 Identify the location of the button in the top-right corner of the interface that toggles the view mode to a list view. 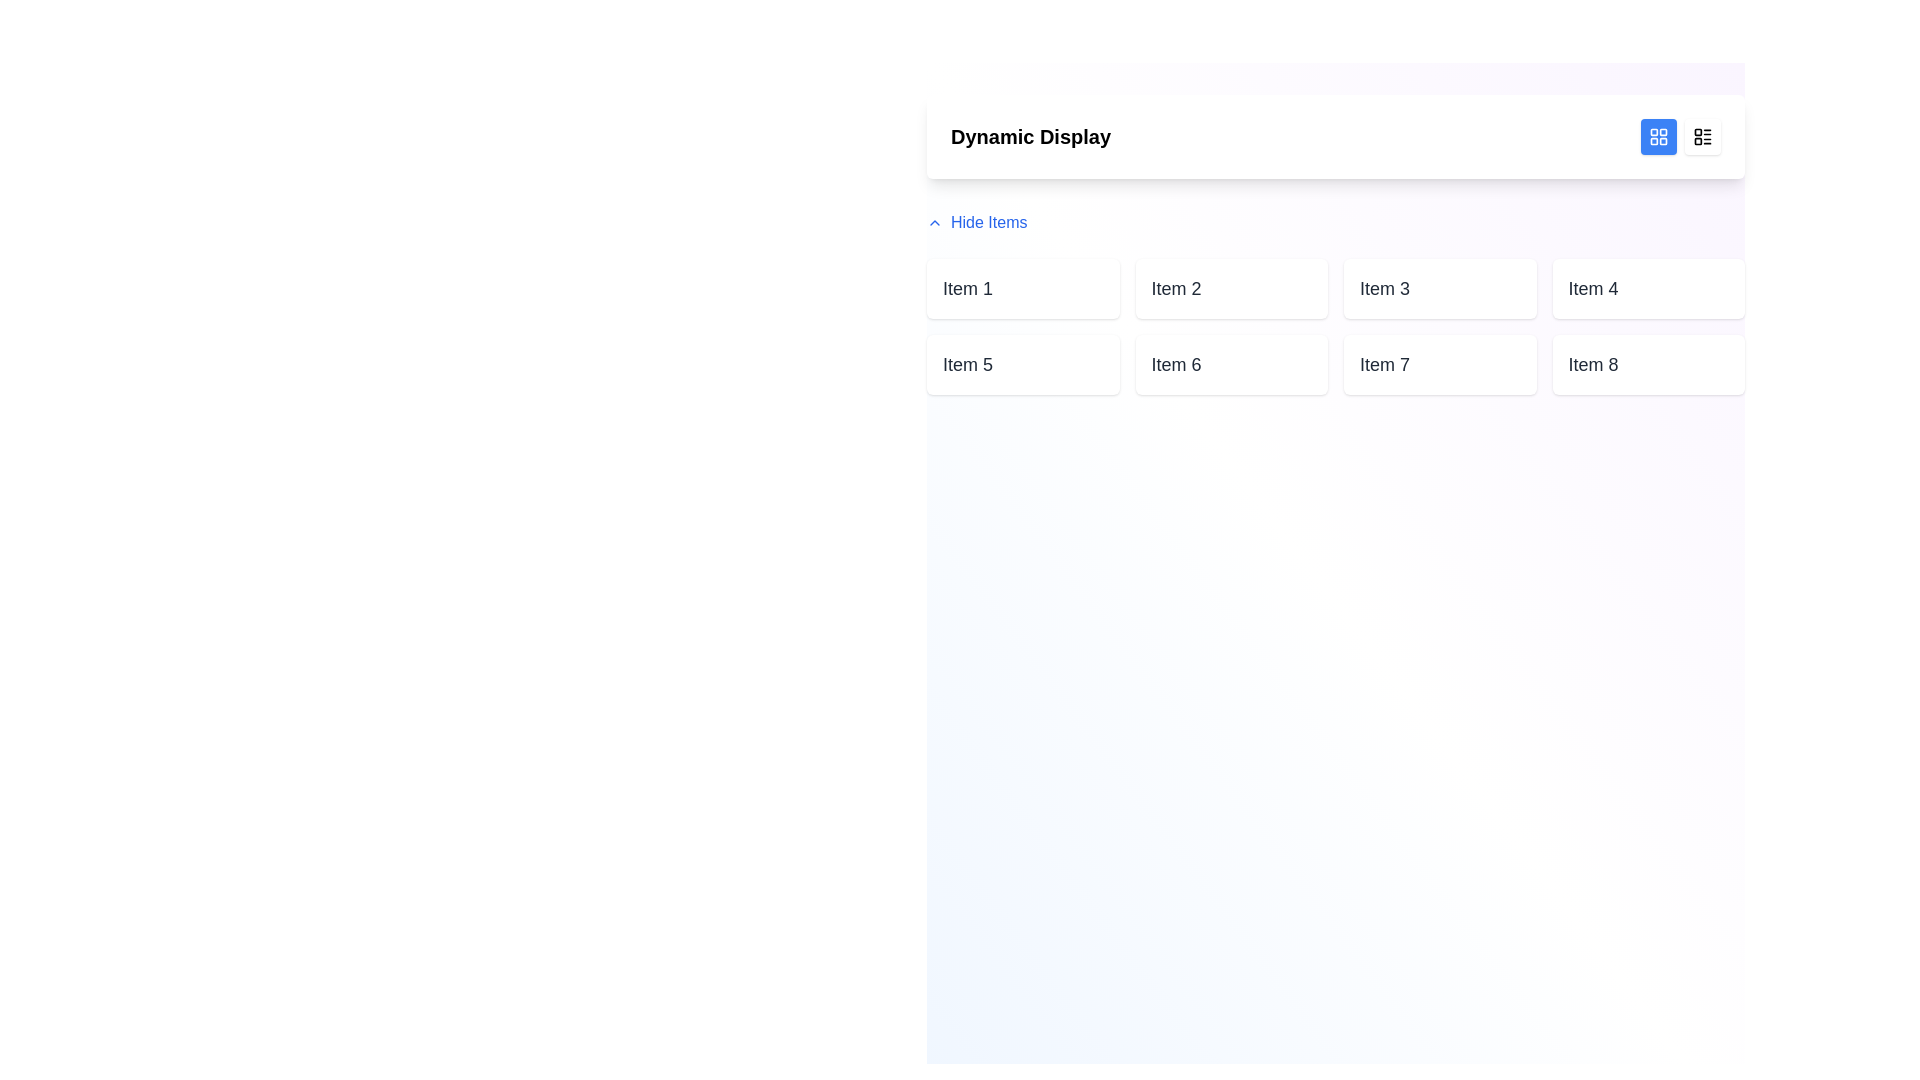
(1702, 136).